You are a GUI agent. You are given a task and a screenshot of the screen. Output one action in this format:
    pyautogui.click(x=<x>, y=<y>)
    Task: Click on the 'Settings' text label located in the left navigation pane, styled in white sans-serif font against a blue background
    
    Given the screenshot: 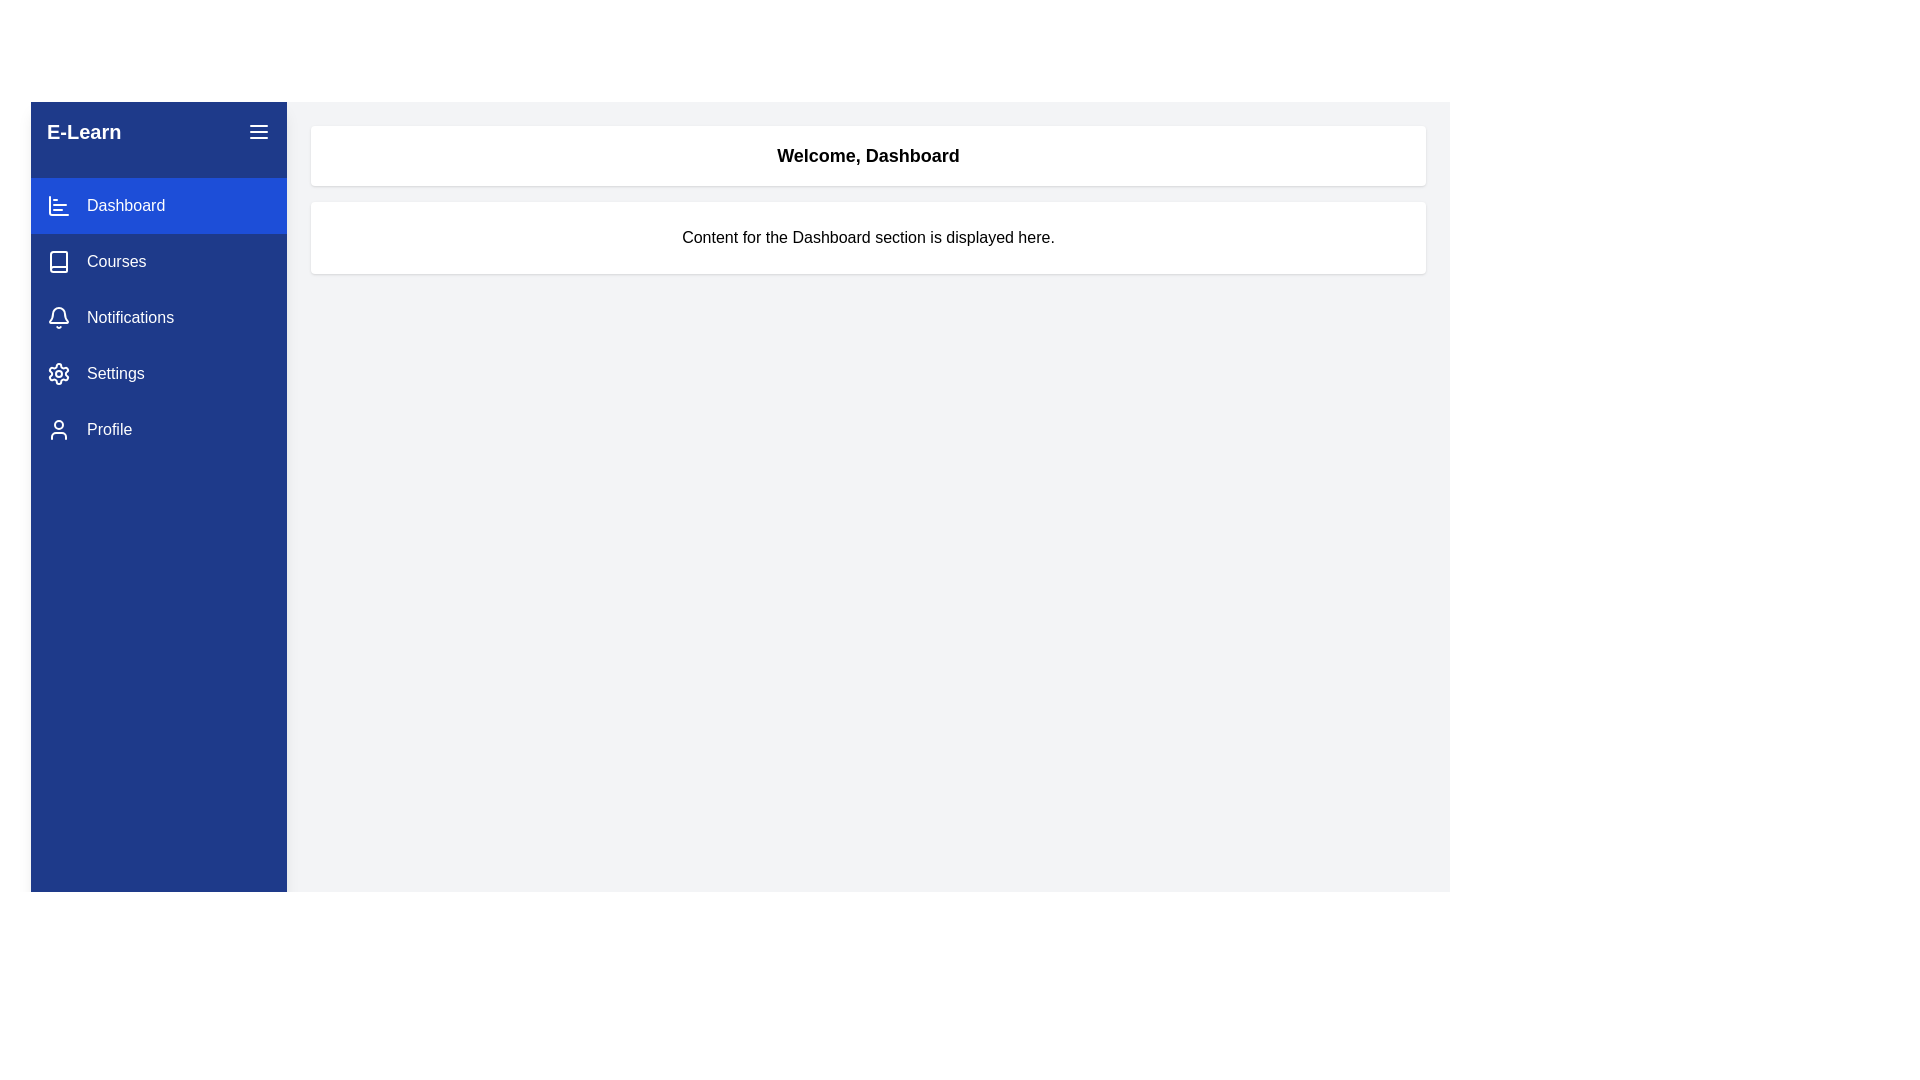 What is the action you would take?
    pyautogui.click(x=114, y=374)
    